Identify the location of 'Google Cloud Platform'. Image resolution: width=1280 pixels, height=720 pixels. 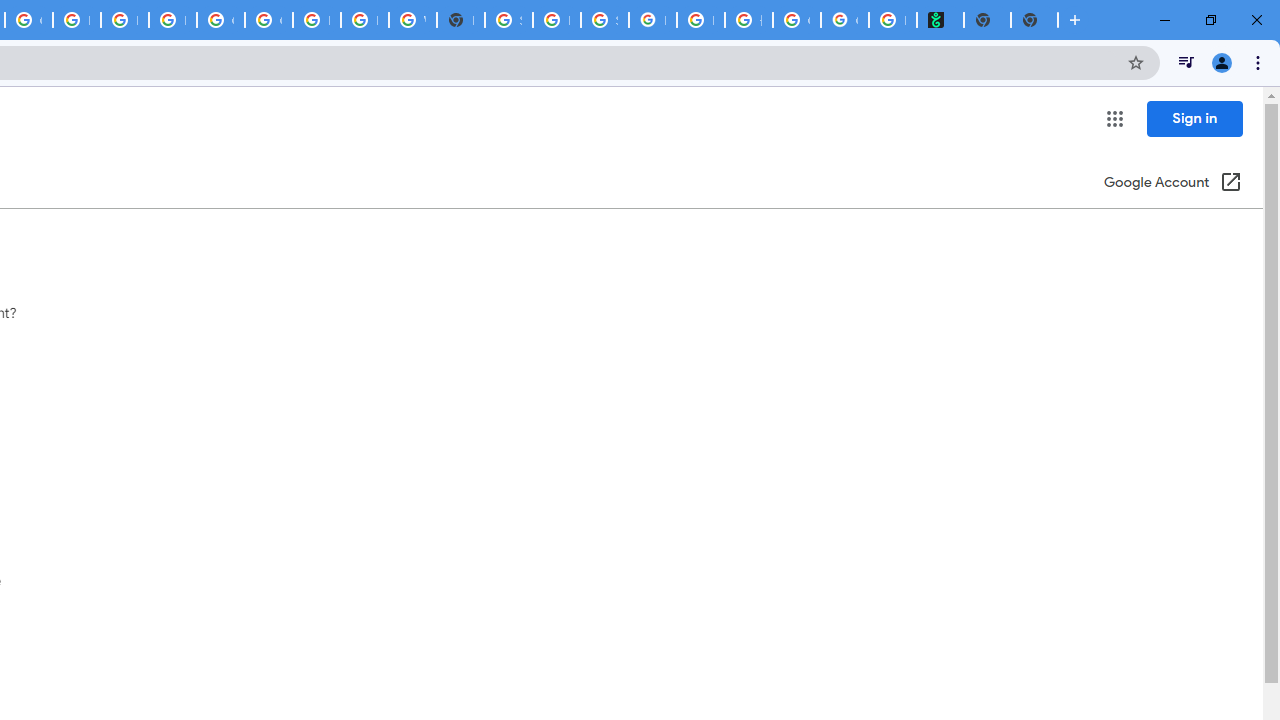
(267, 20).